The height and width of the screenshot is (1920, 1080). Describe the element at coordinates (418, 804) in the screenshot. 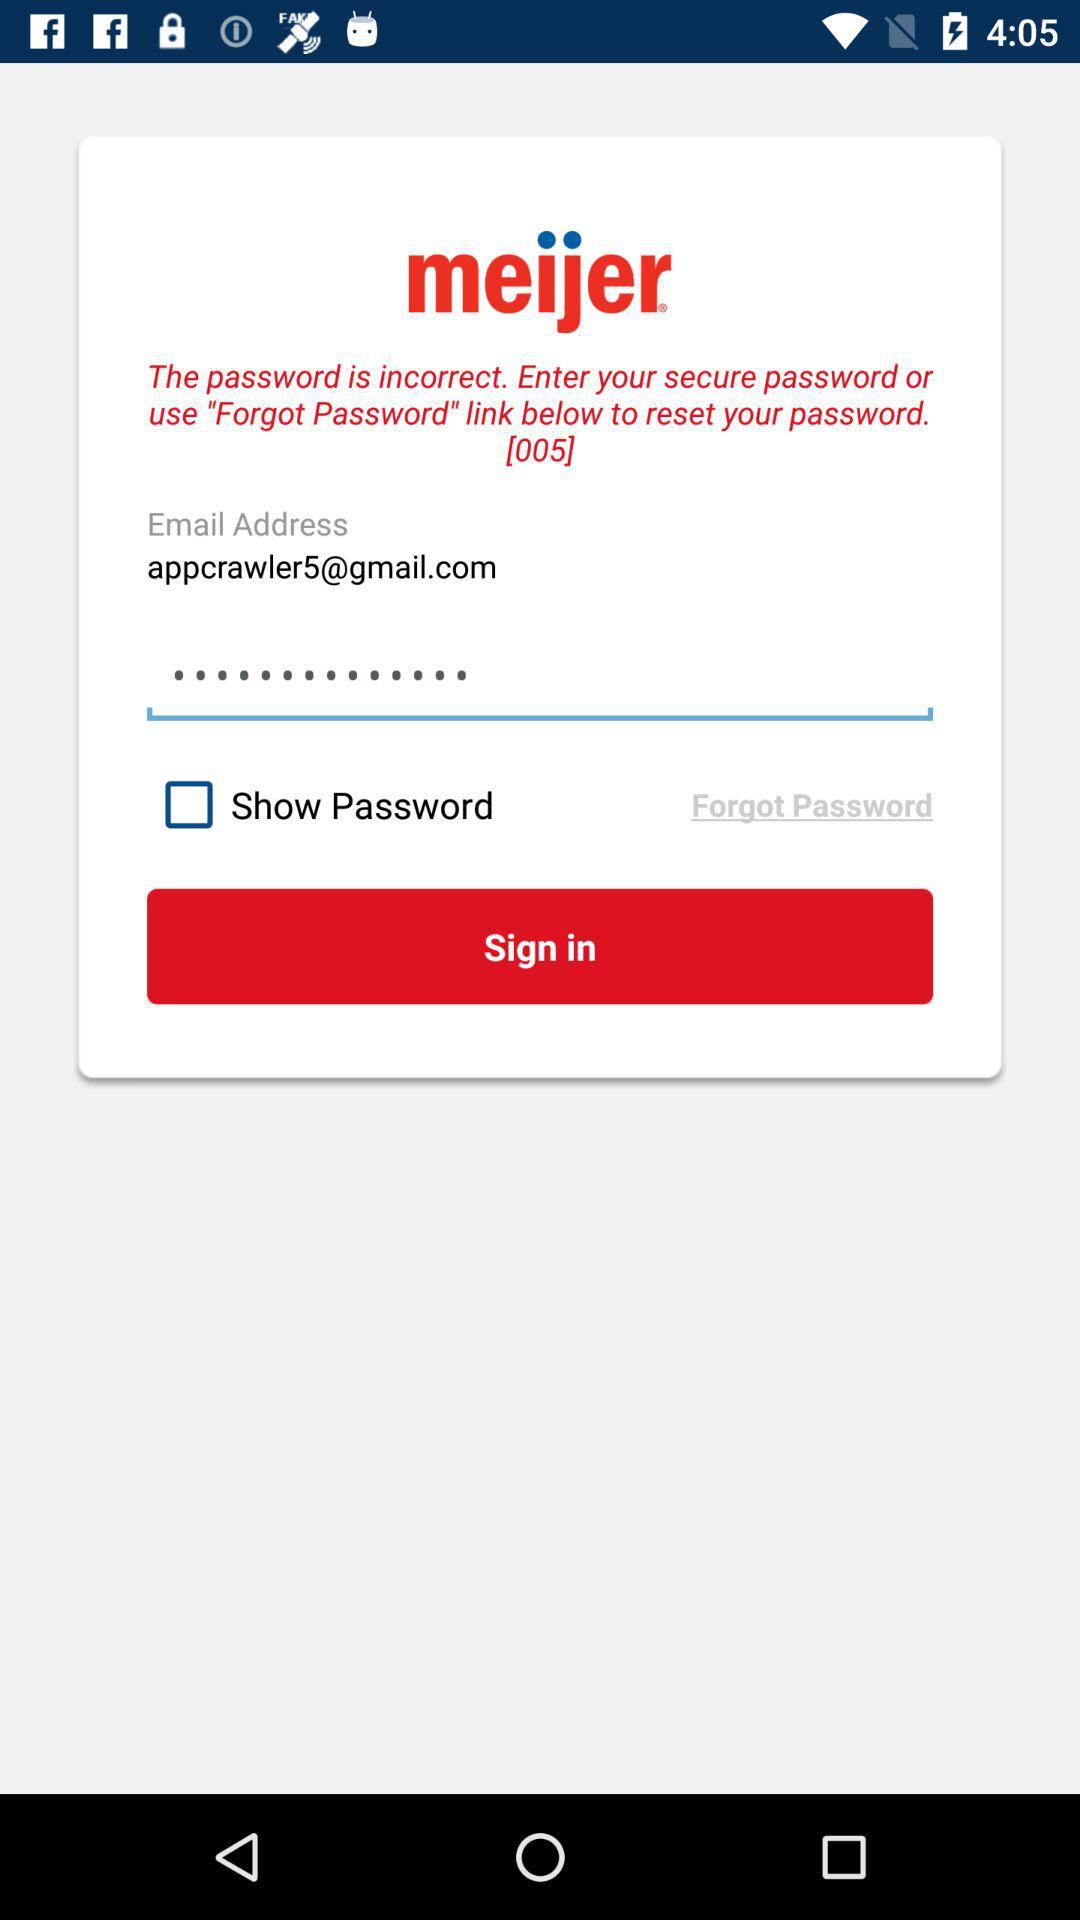

I see `show password item` at that location.